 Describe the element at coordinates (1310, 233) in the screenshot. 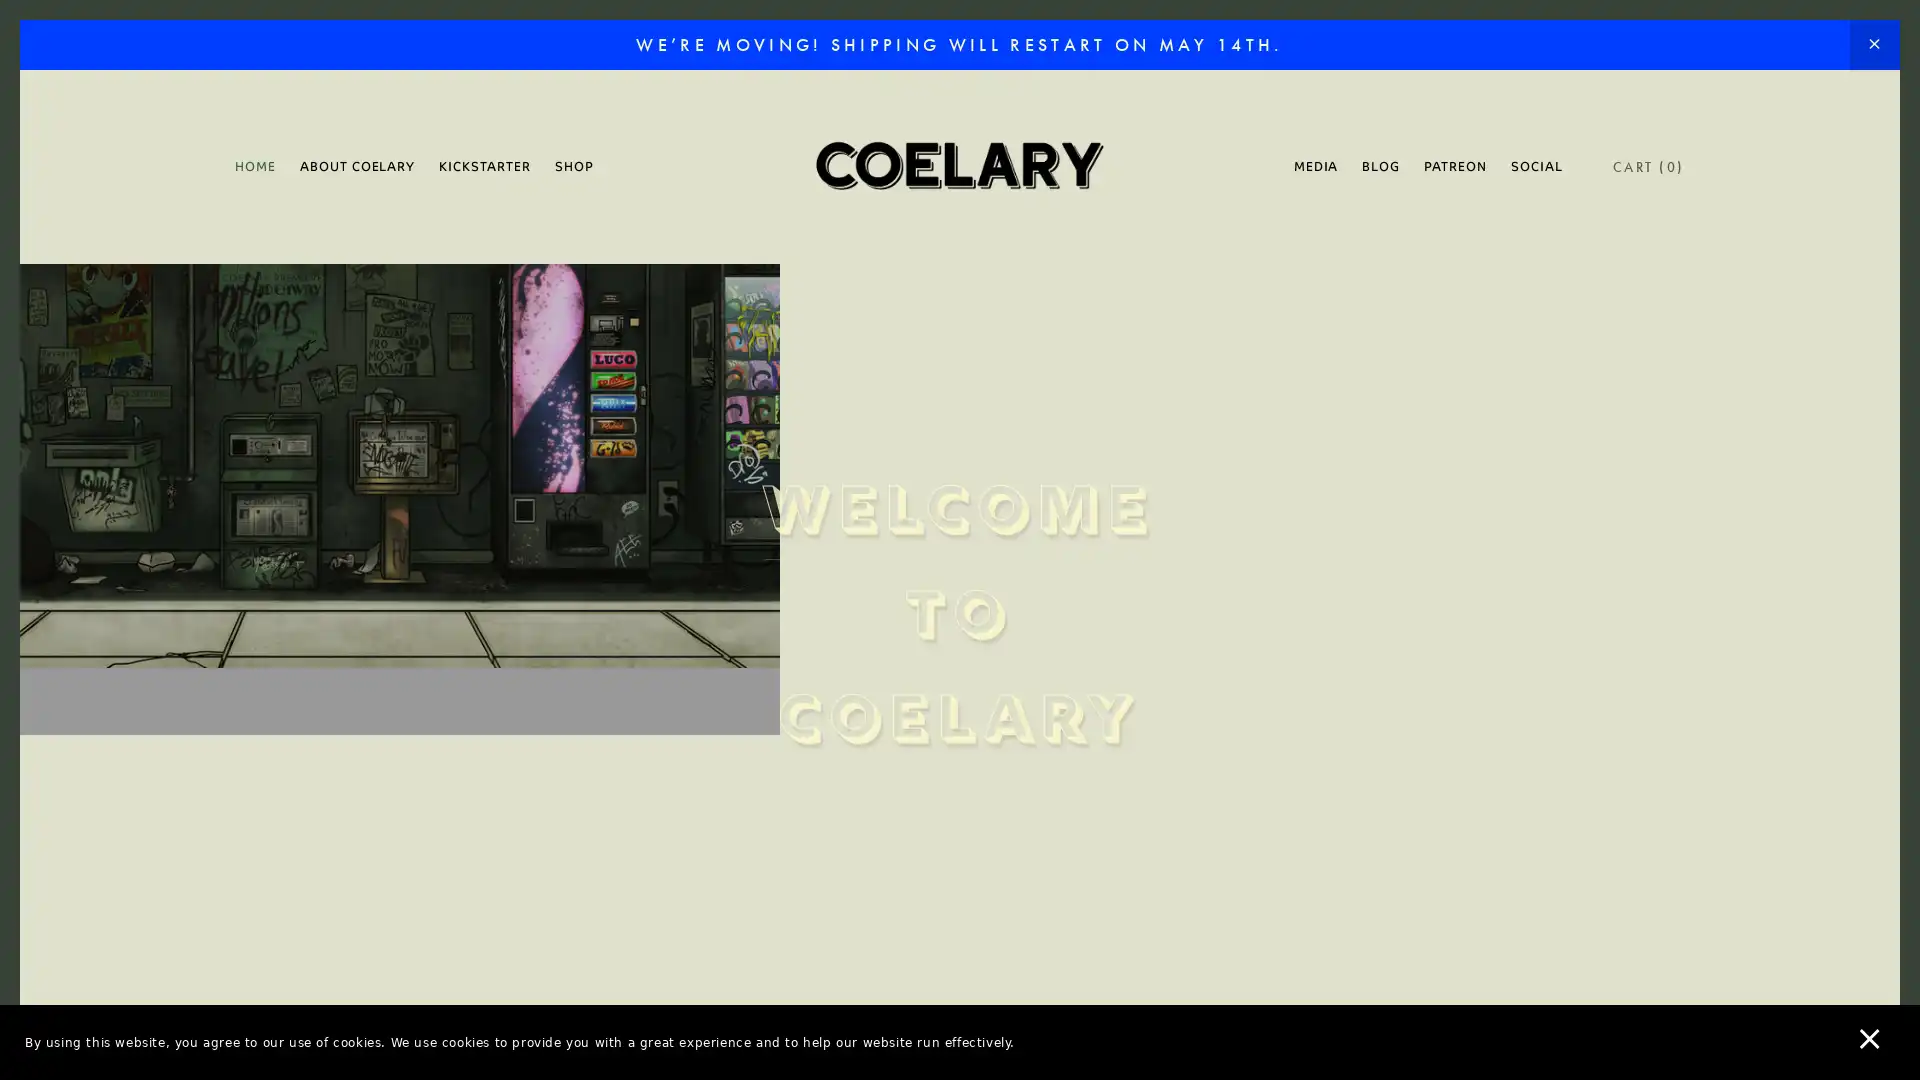

I see `Close` at that location.